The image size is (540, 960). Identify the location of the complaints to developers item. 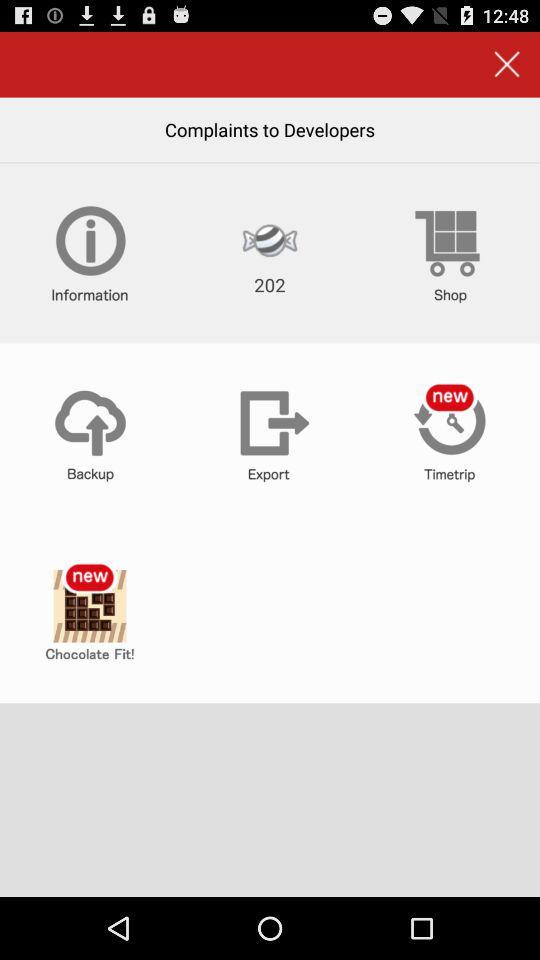
(270, 128).